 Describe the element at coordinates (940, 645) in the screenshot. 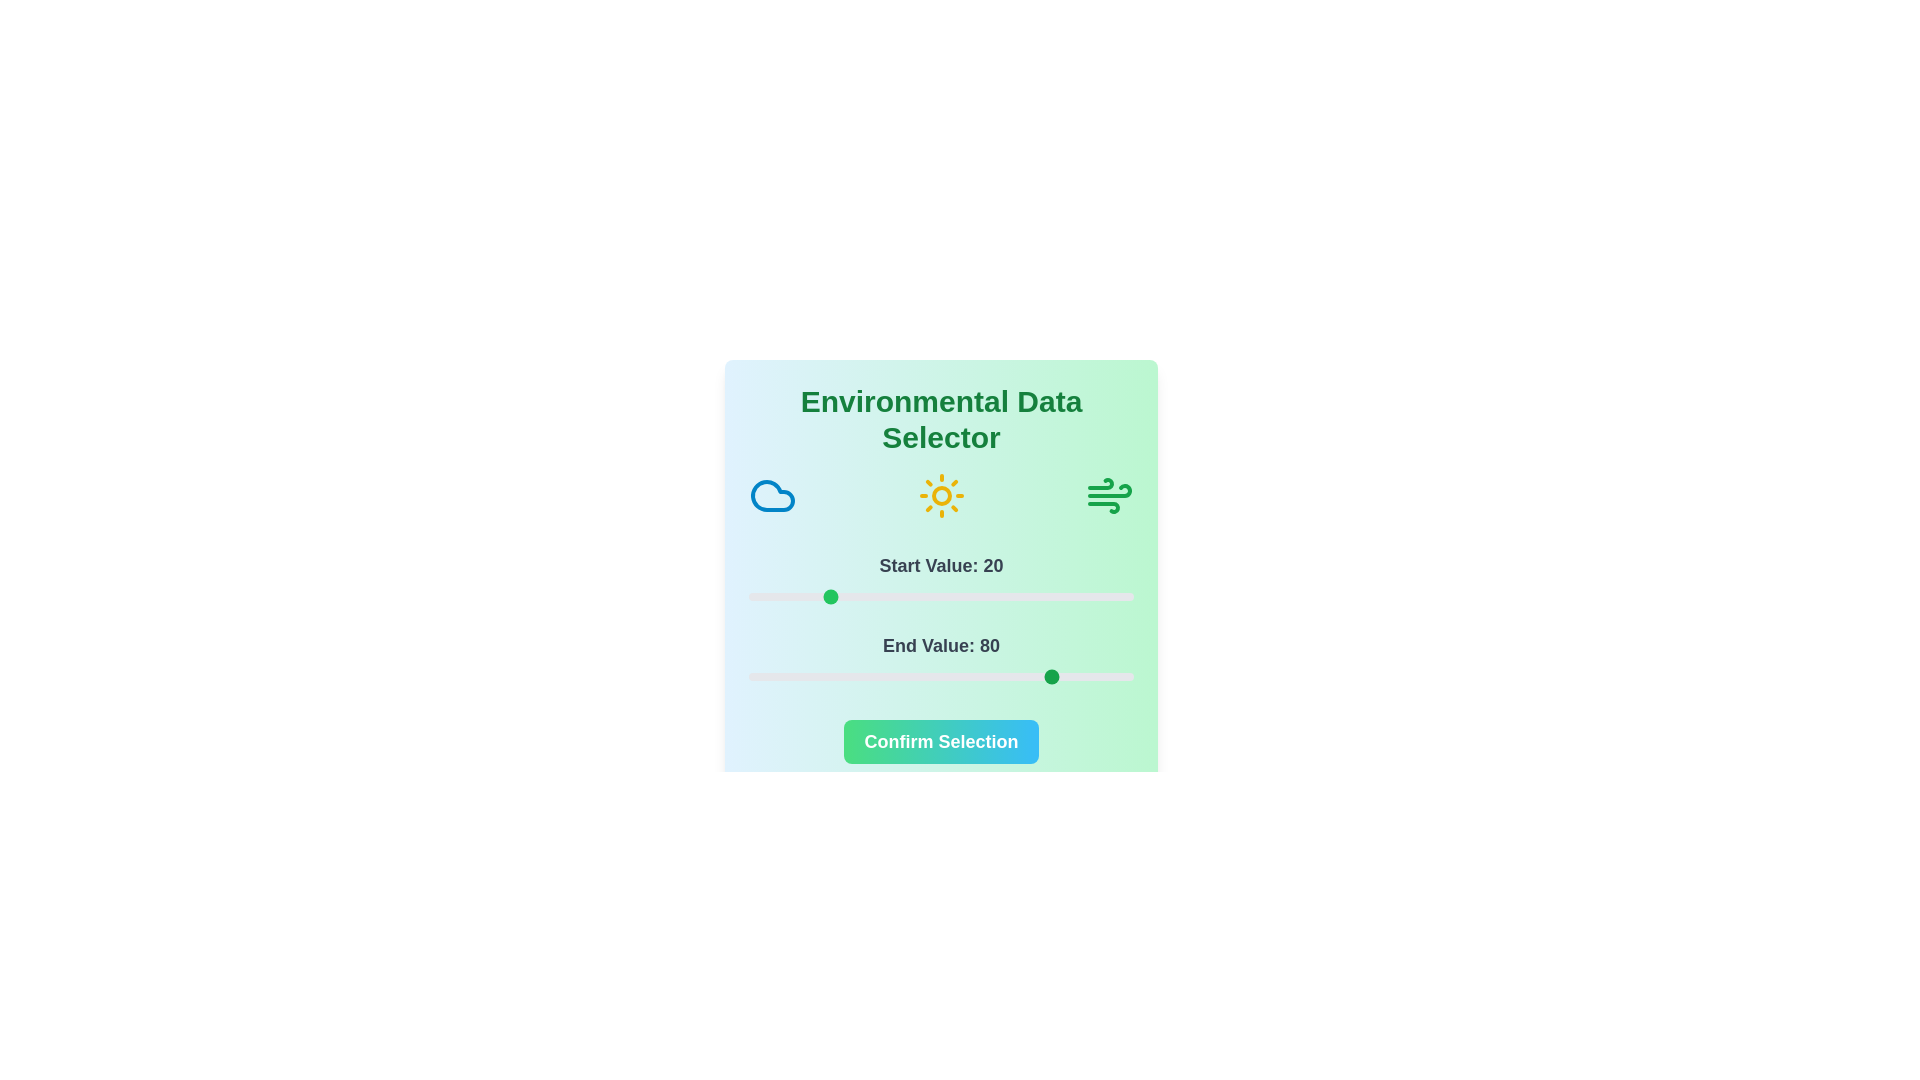

I see `the text label indicating the current end value of the slider, which is centrally aligned below the 'Start Value: 20' label and above the horizontal slider` at that location.